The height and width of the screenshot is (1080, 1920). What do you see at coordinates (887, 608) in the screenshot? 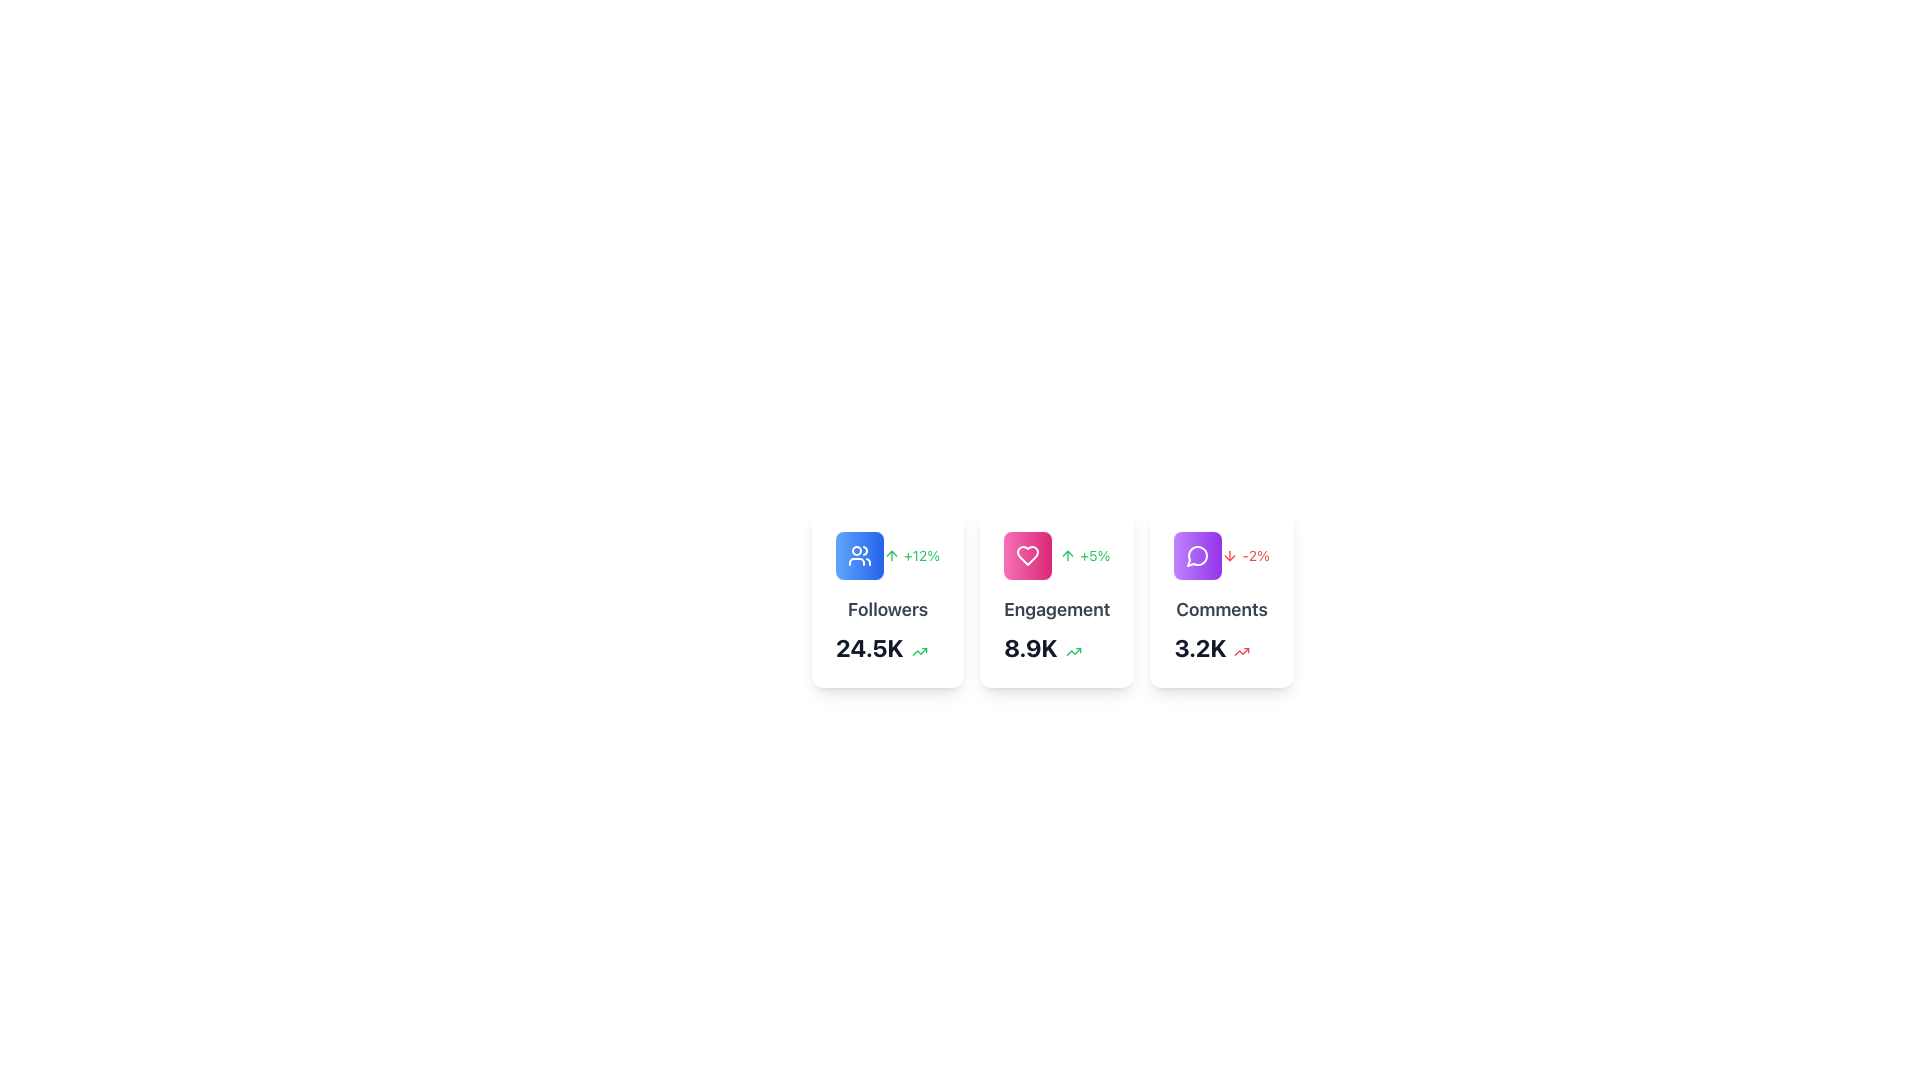
I see `the static text label indicating 'Followers' located in the middle portion of the first card, which is positioned beneath a blue icon and the text '+12%', and above the number '24.5K'` at bounding box center [887, 608].